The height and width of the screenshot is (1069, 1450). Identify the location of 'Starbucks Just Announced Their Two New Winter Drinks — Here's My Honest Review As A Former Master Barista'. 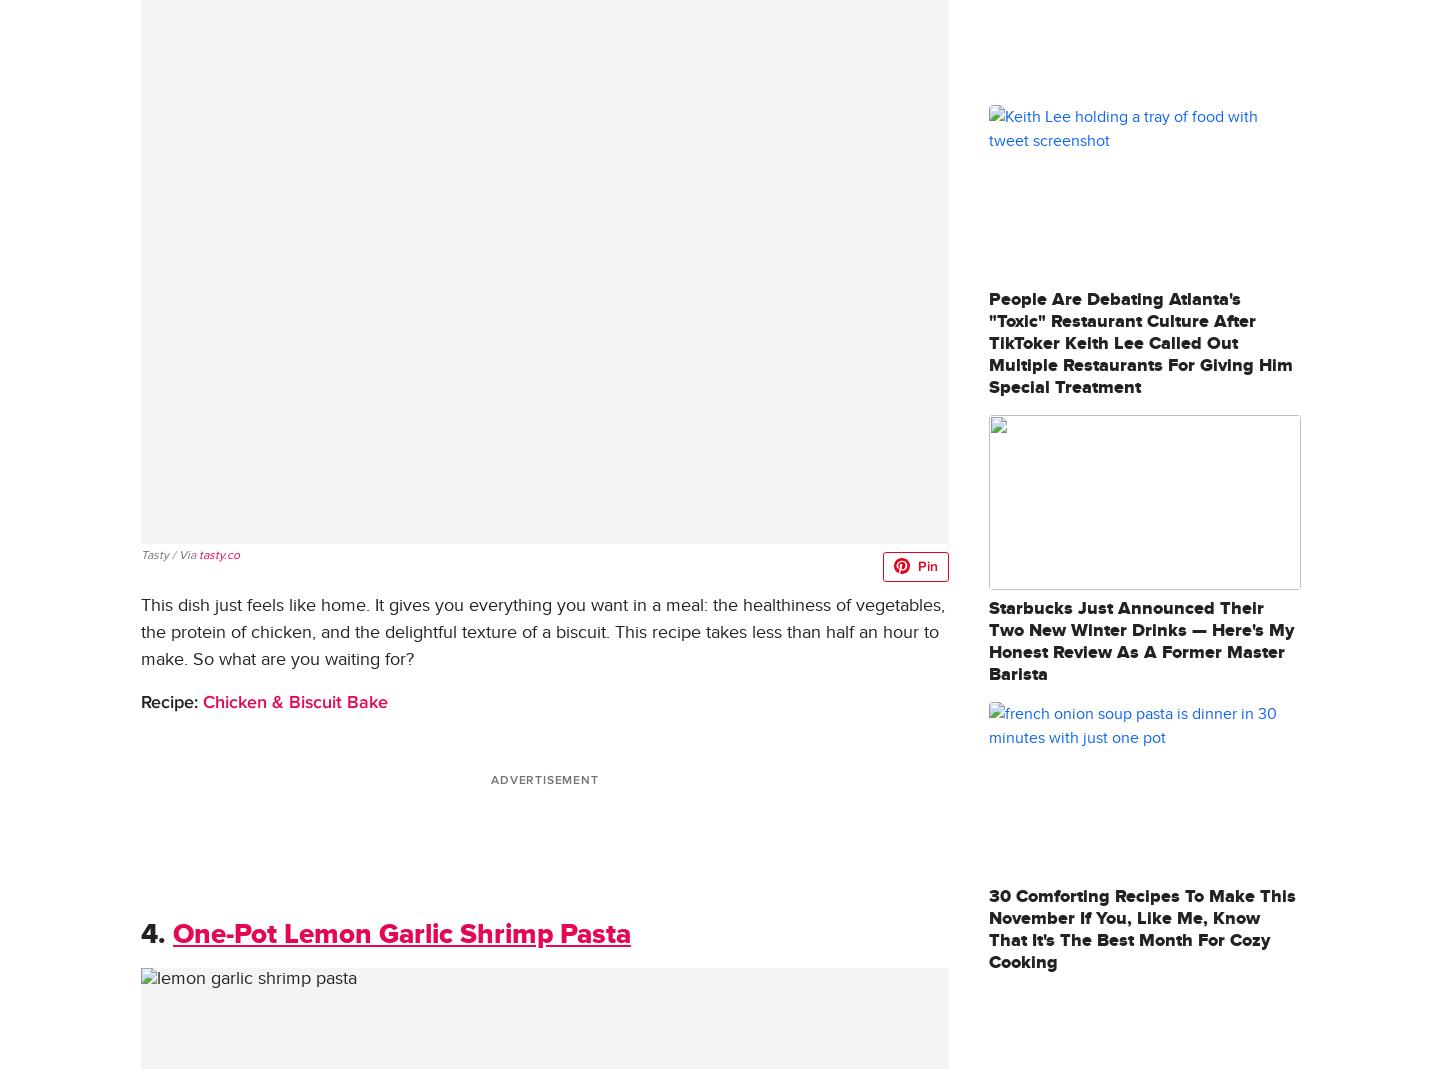
(989, 641).